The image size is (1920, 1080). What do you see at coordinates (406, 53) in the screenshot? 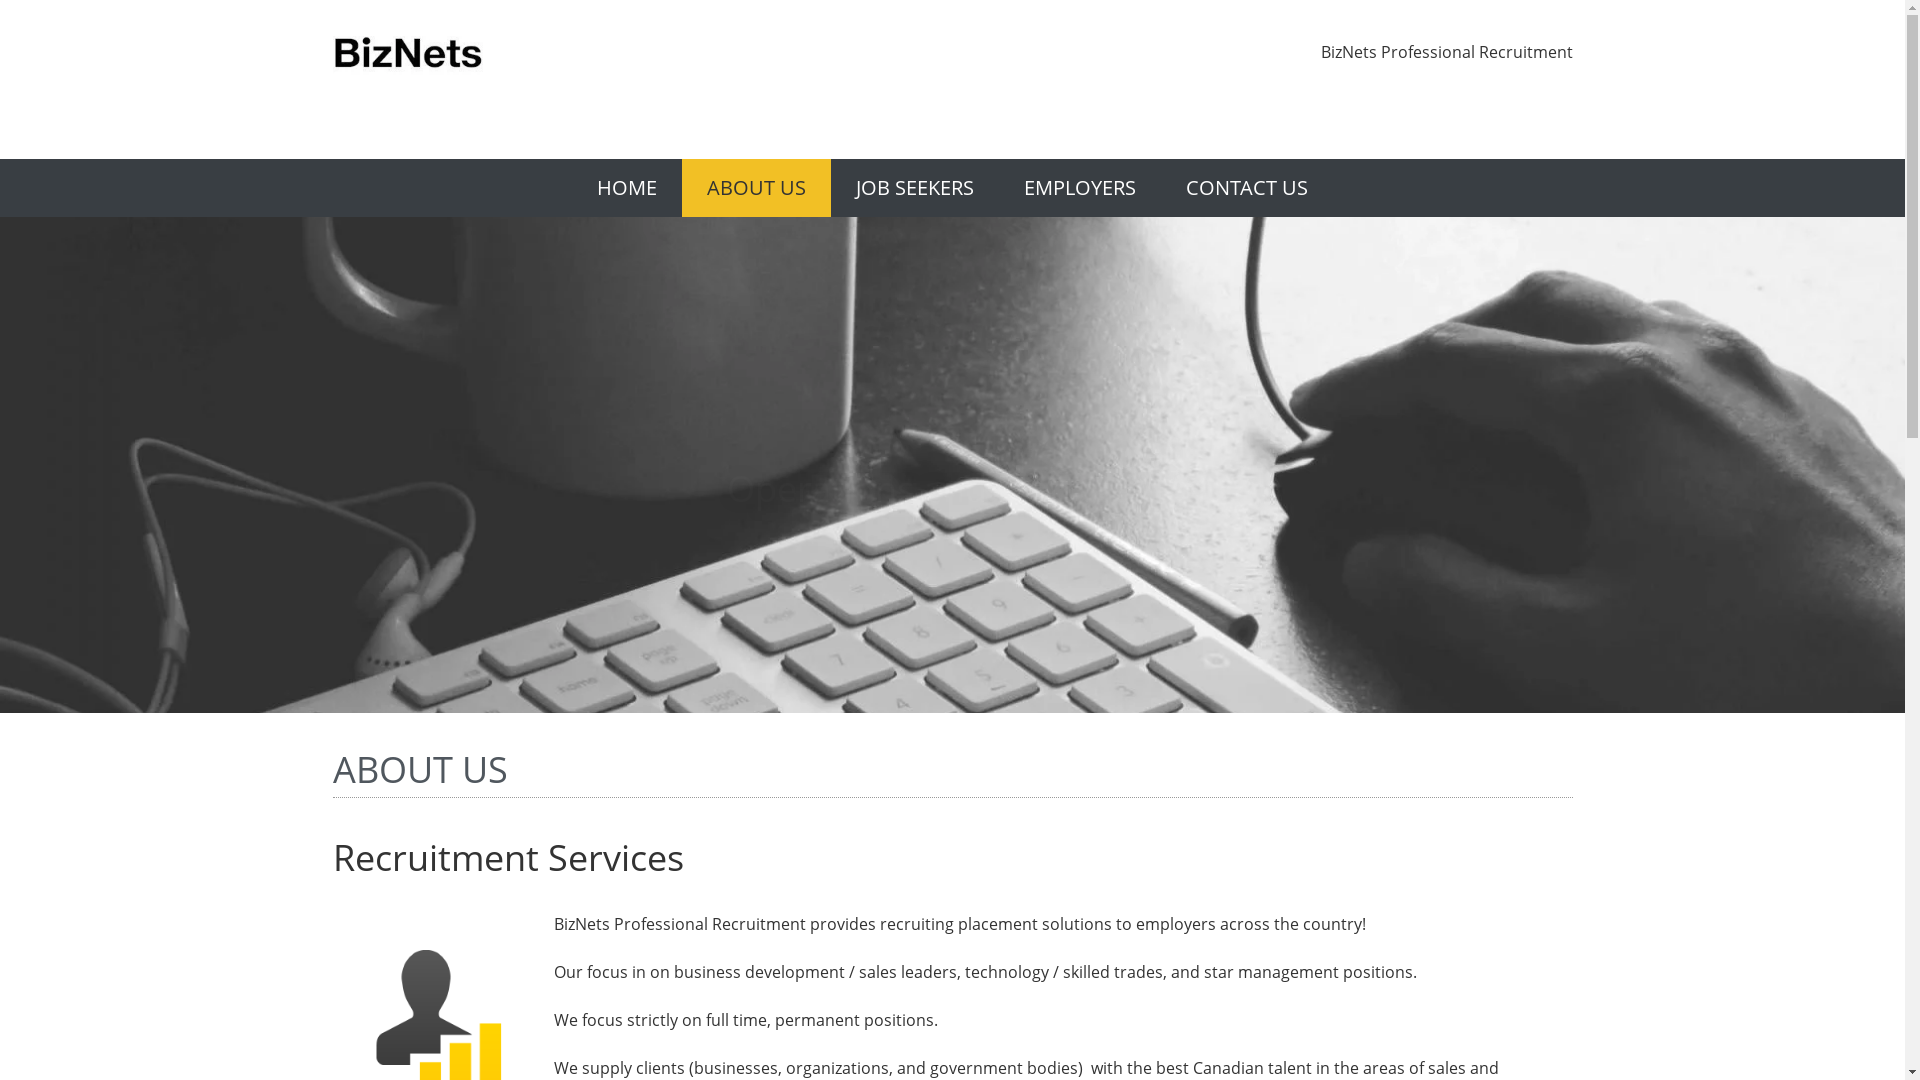
I see `'Go to site home page'` at bounding box center [406, 53].